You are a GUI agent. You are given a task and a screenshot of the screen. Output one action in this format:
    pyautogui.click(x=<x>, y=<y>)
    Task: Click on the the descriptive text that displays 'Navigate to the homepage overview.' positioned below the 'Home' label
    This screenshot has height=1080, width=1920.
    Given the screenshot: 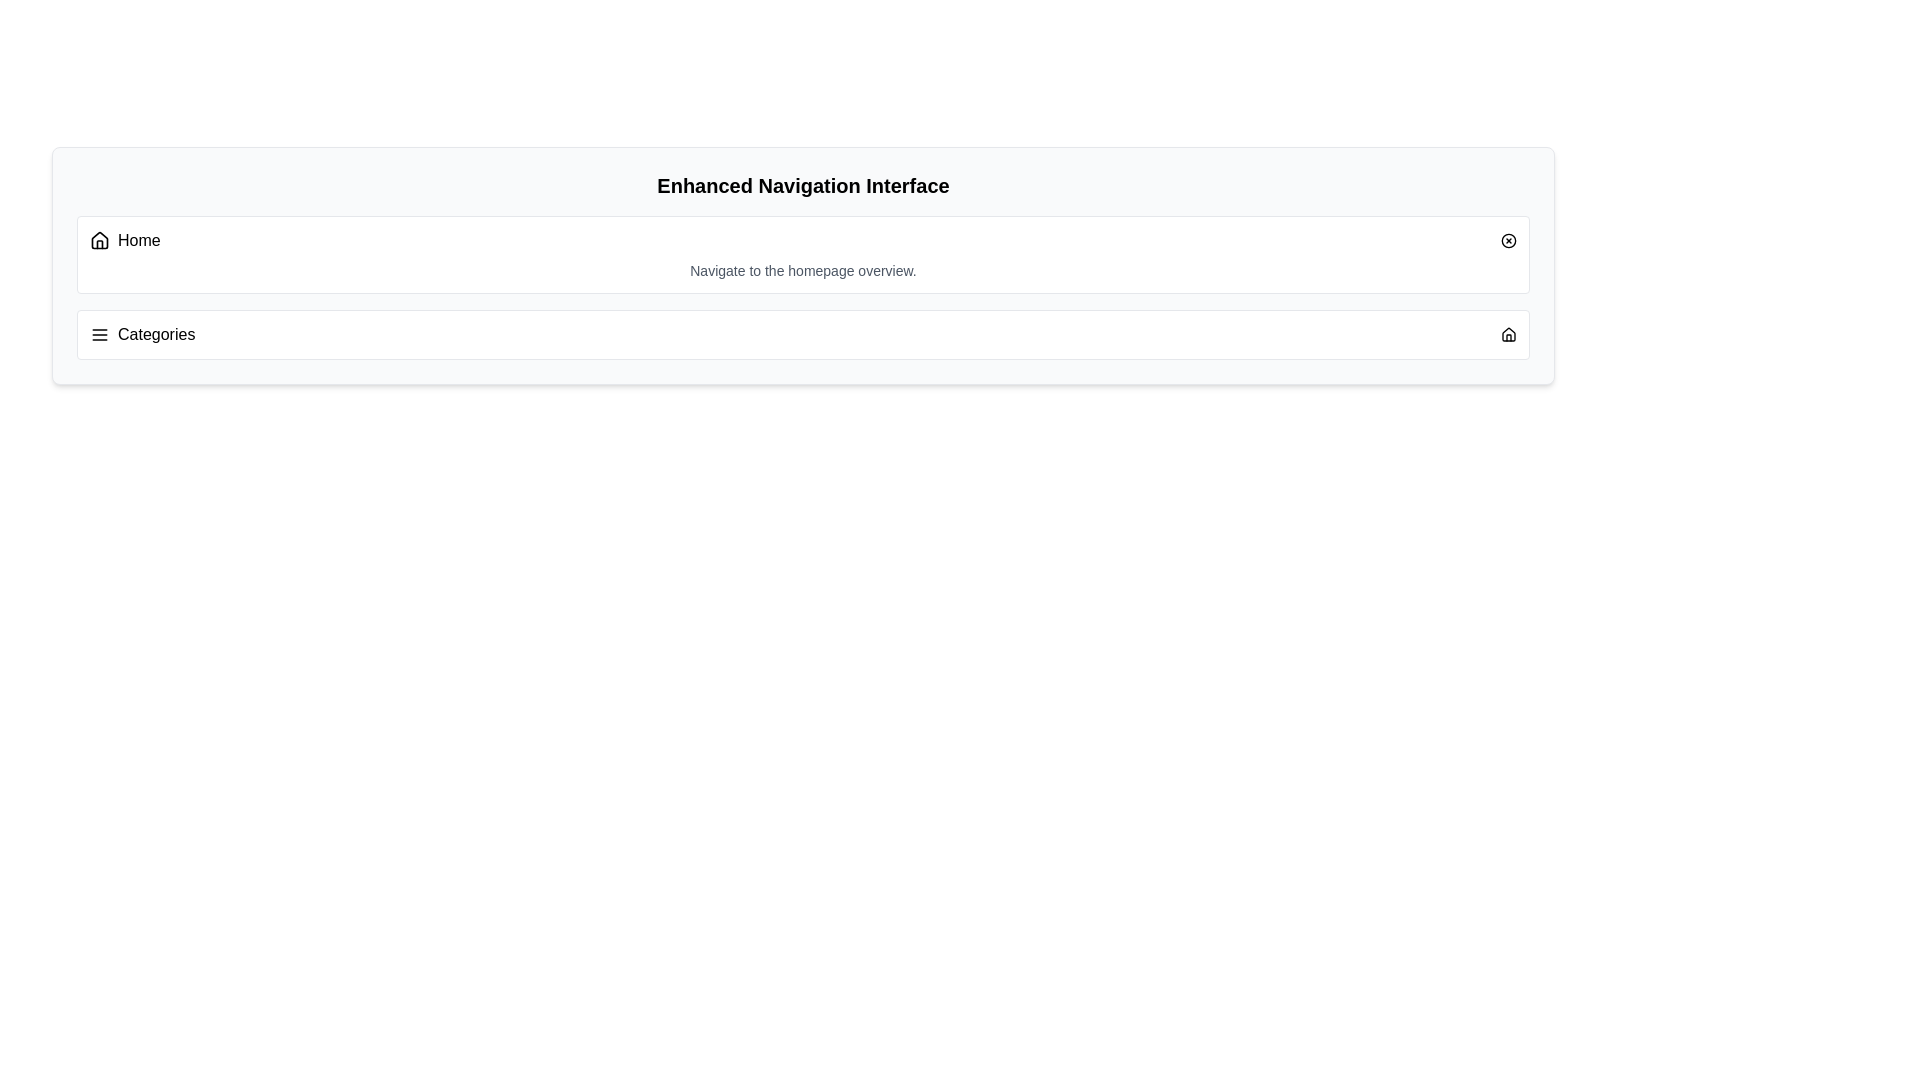 What is the action you would take?
    pyautogui.click(x=803, y=270)
    